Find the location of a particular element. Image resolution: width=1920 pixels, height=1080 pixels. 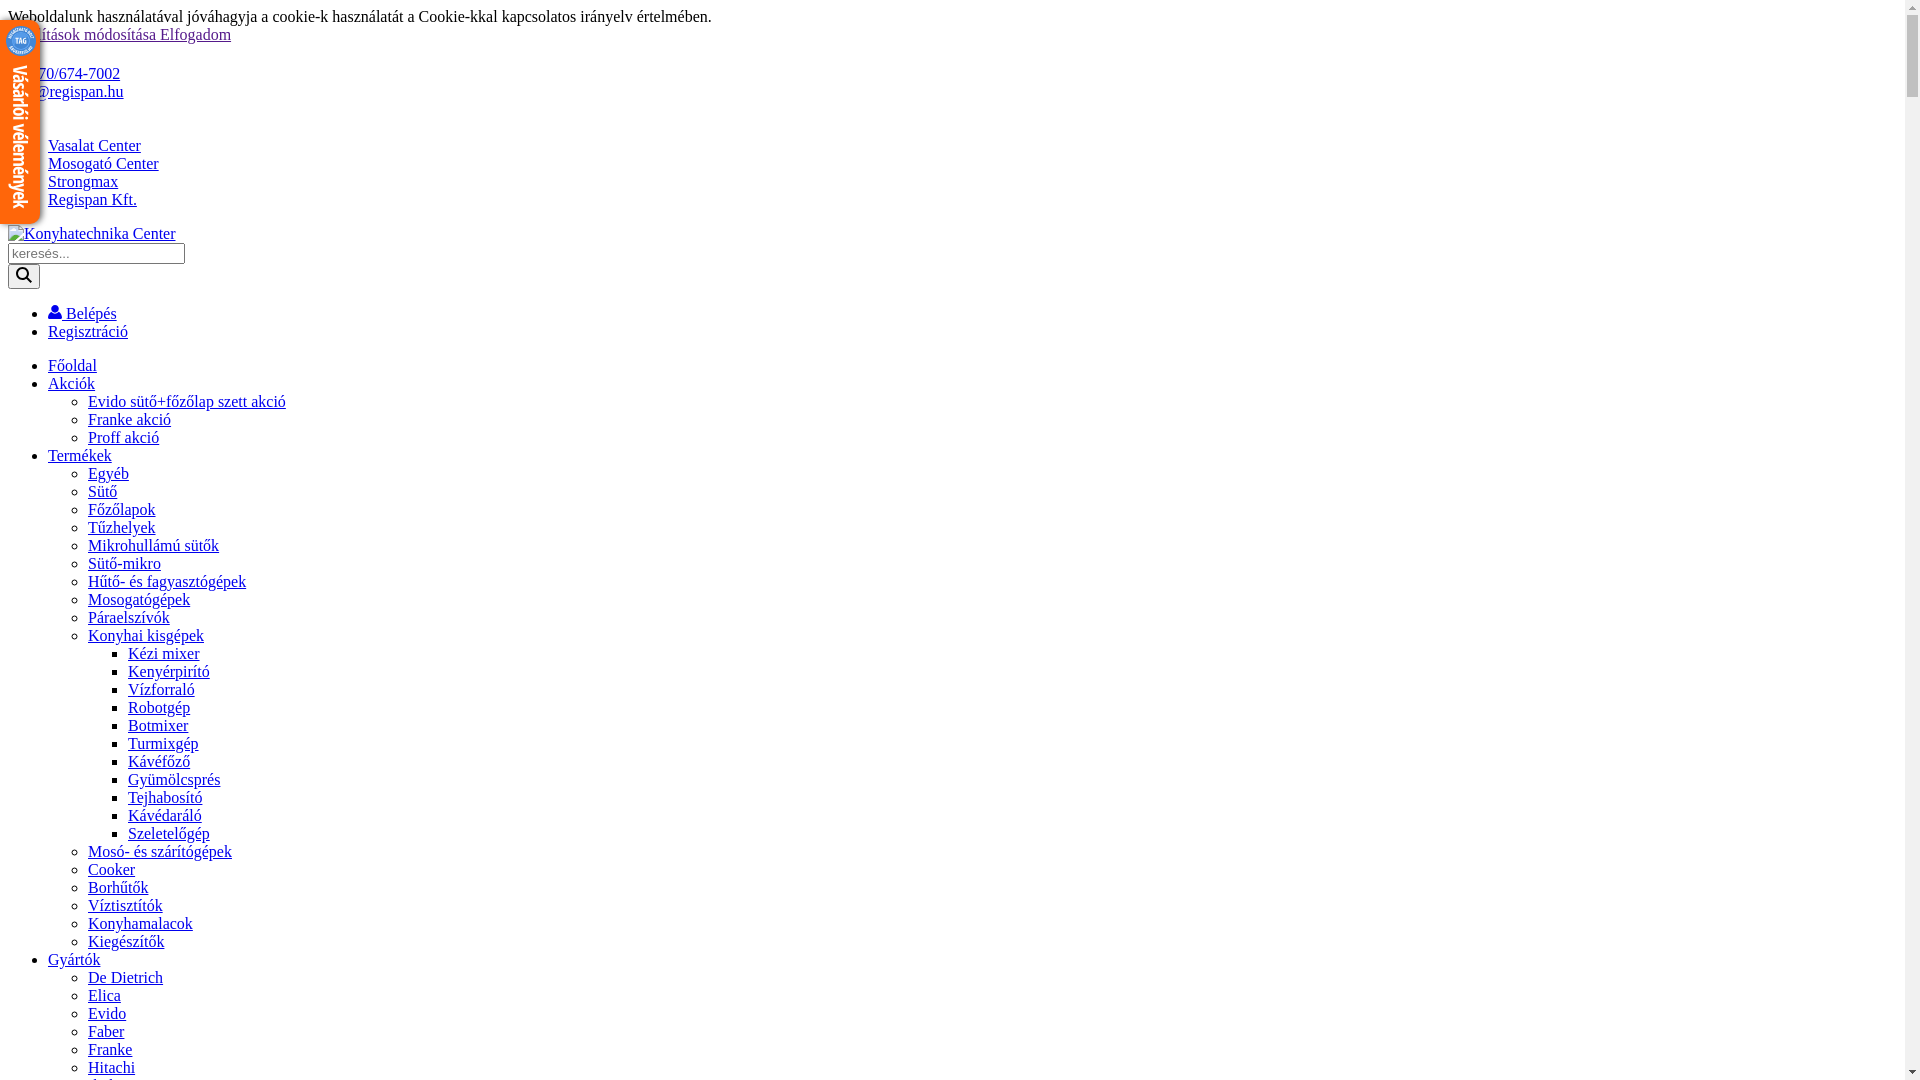

'Konyhatechnika Center' is located at coordinates (90, 233).